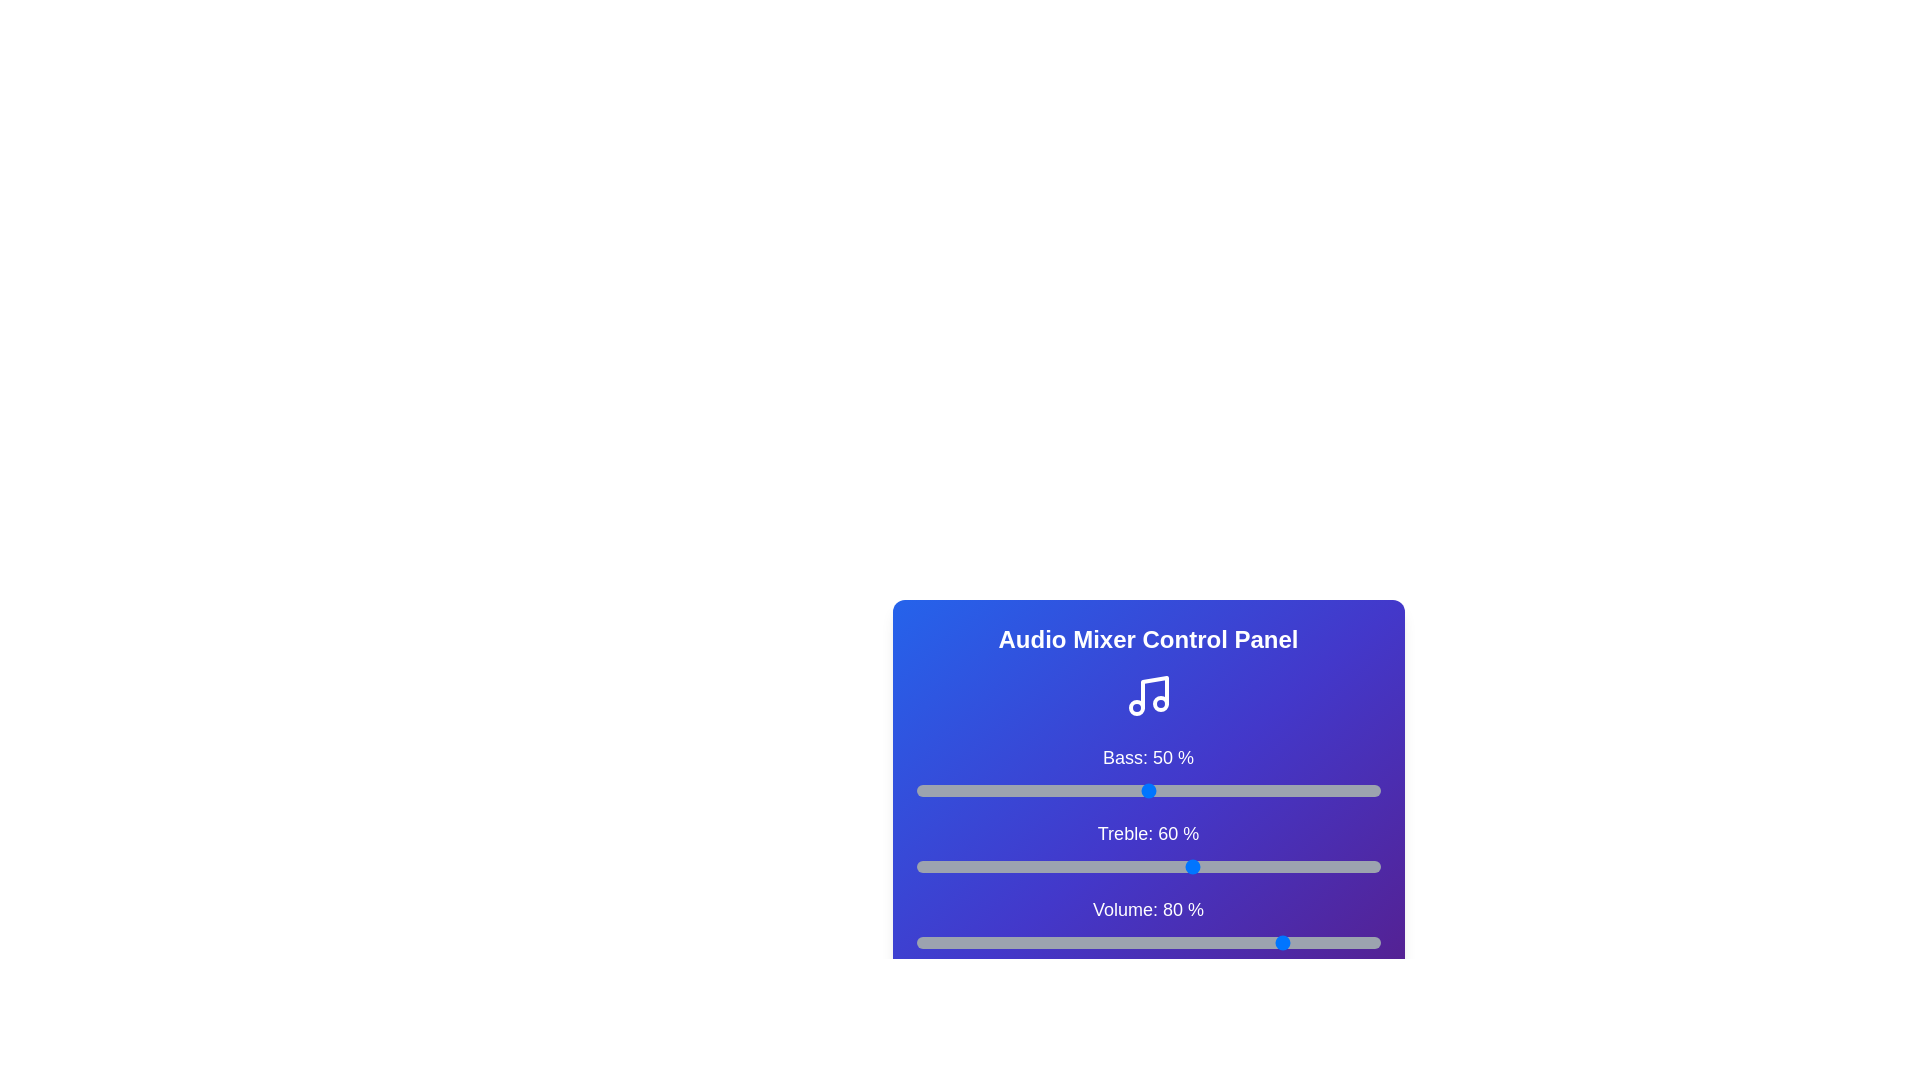 The height and width of the screenshot is (1080, 1920). I want to click on the volume slider to 99%, so click(1374, 942).